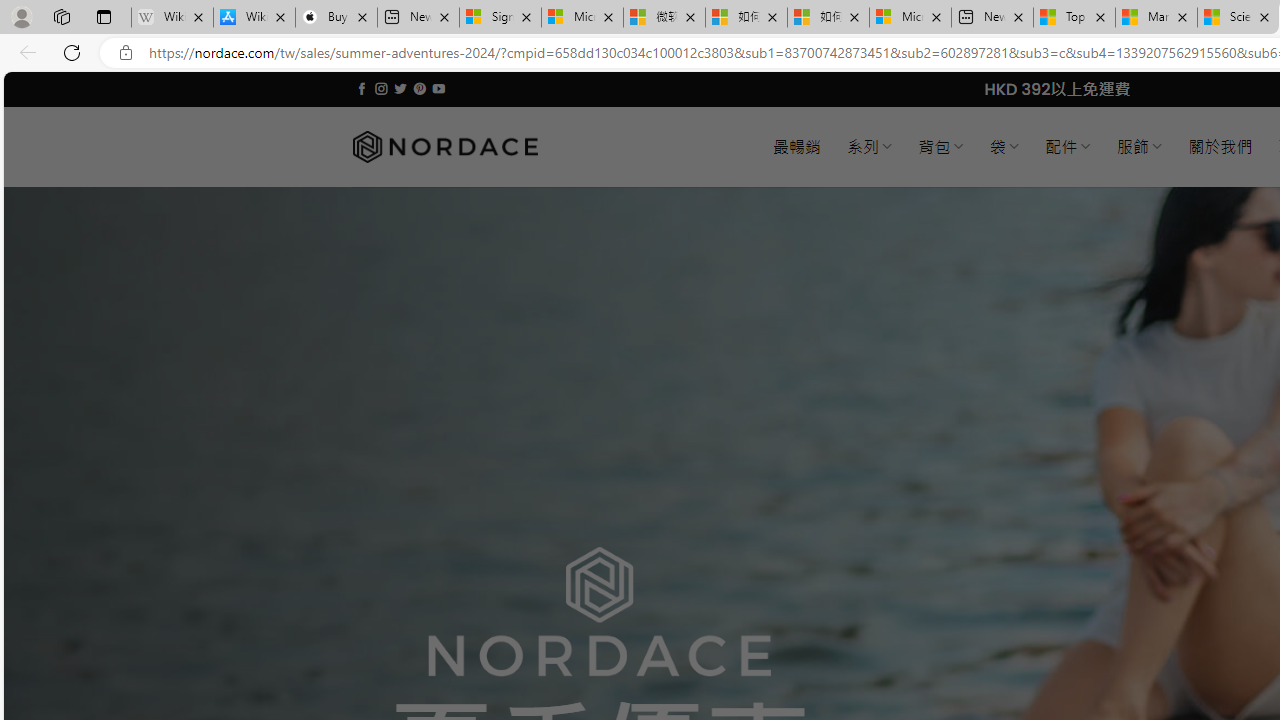  I want to click on 'Follow on Facebook', so click(362, 88).